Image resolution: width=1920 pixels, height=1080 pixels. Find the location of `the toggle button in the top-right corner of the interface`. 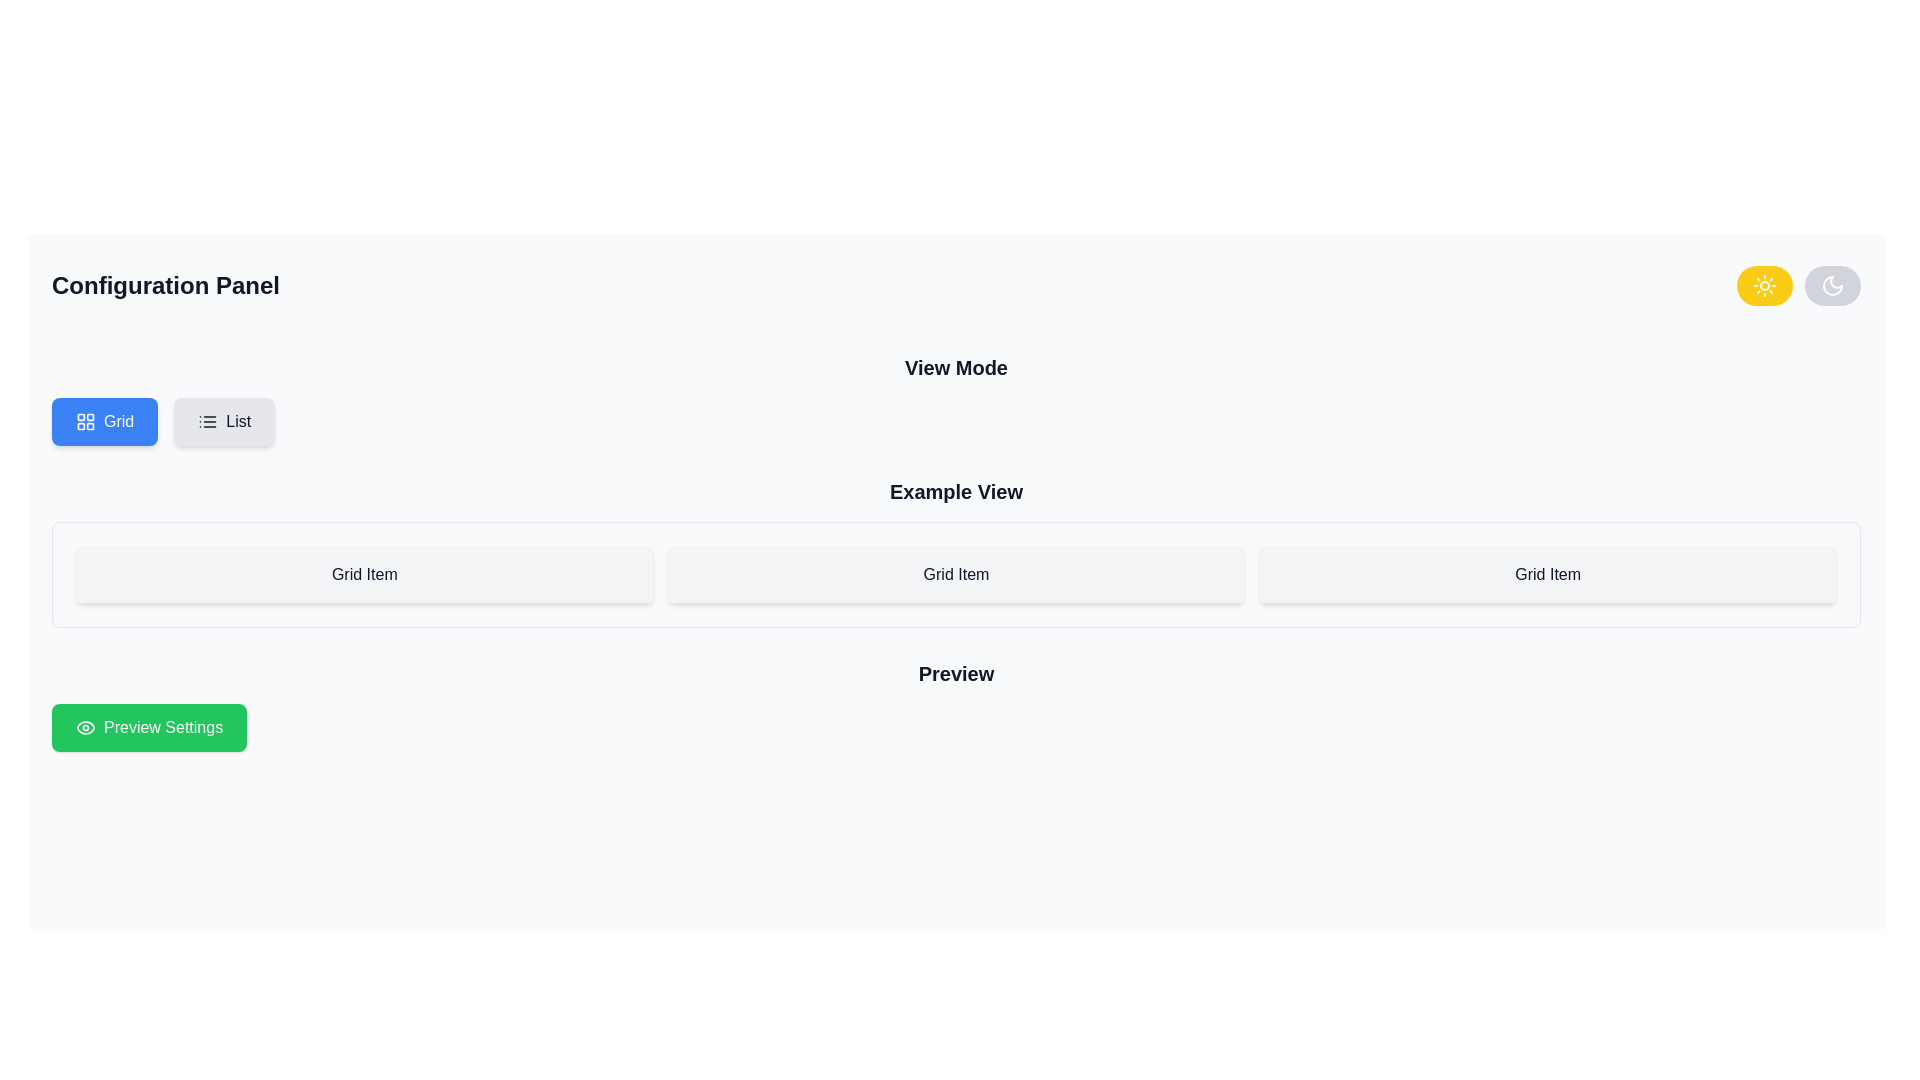

the toggle button in the top-right corner of the interface is located at coordinates (1765, 285).